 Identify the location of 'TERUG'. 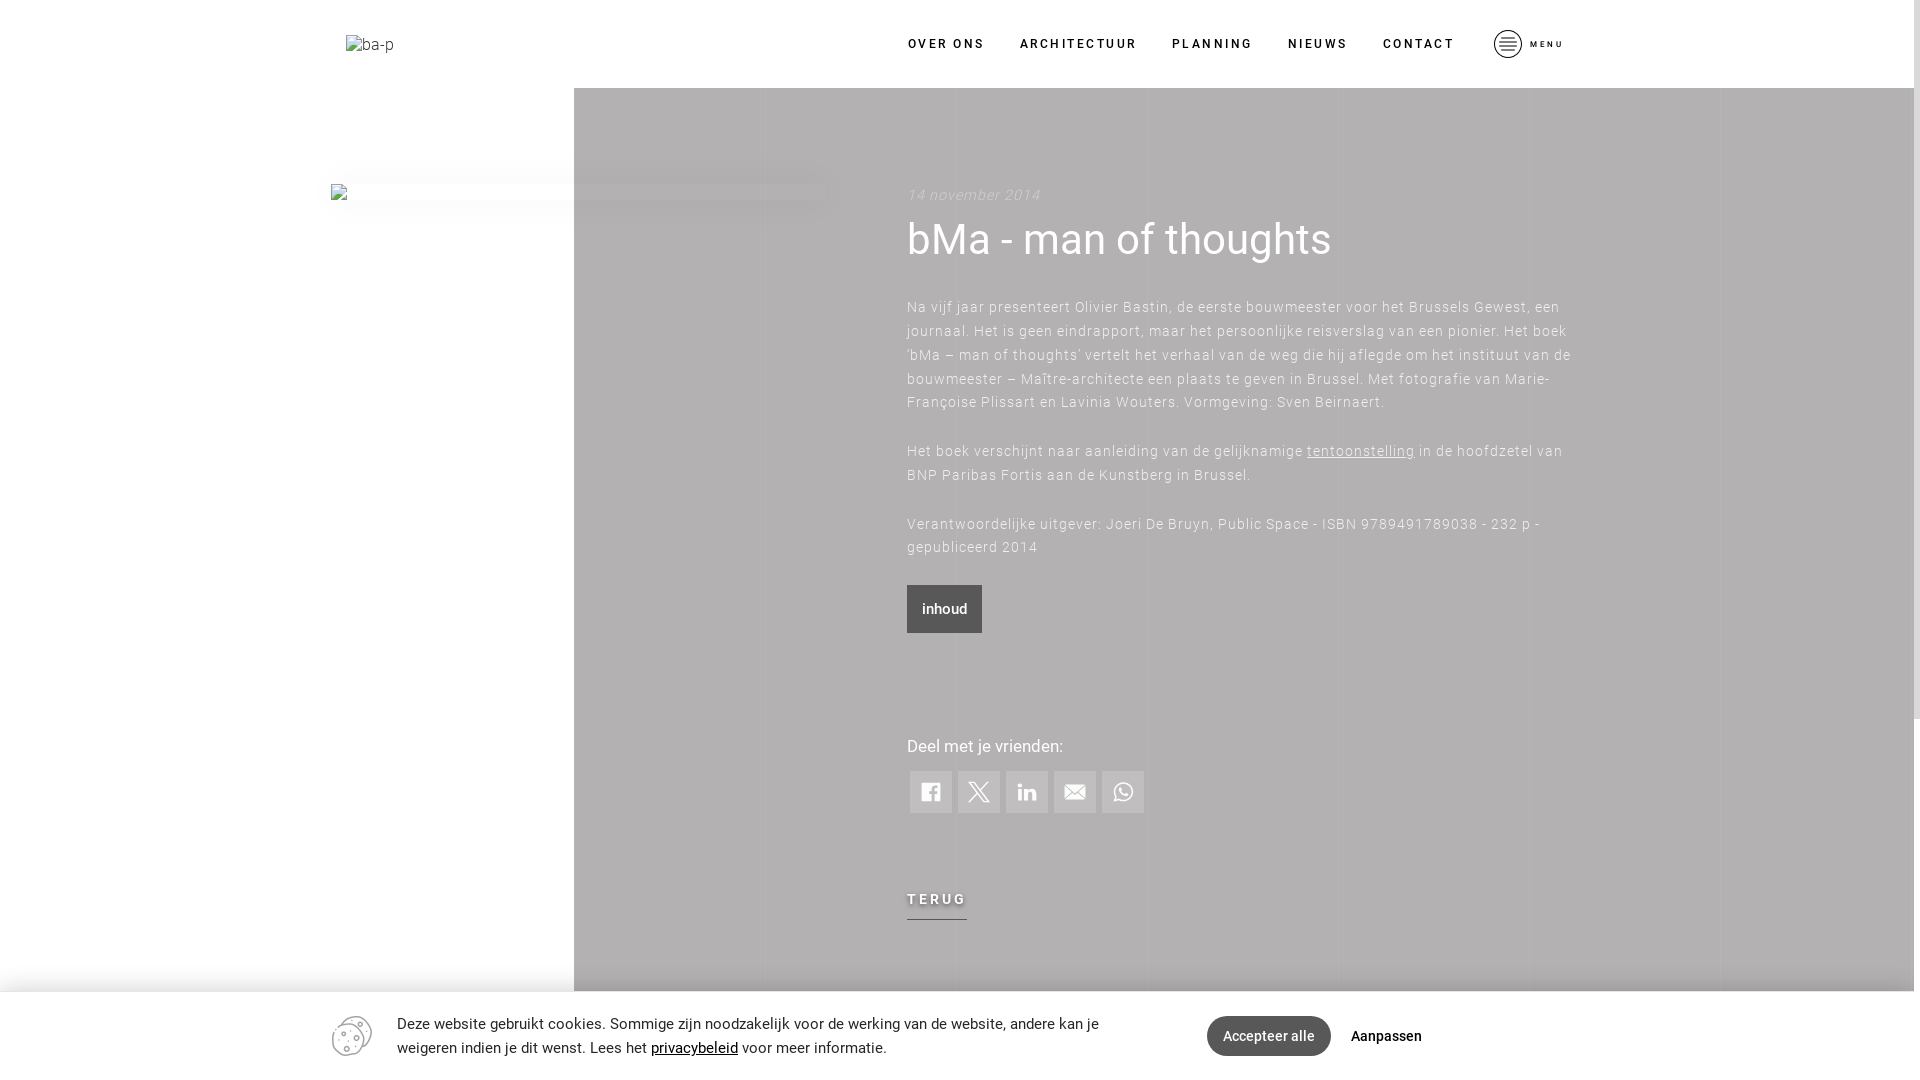
(935, 898).